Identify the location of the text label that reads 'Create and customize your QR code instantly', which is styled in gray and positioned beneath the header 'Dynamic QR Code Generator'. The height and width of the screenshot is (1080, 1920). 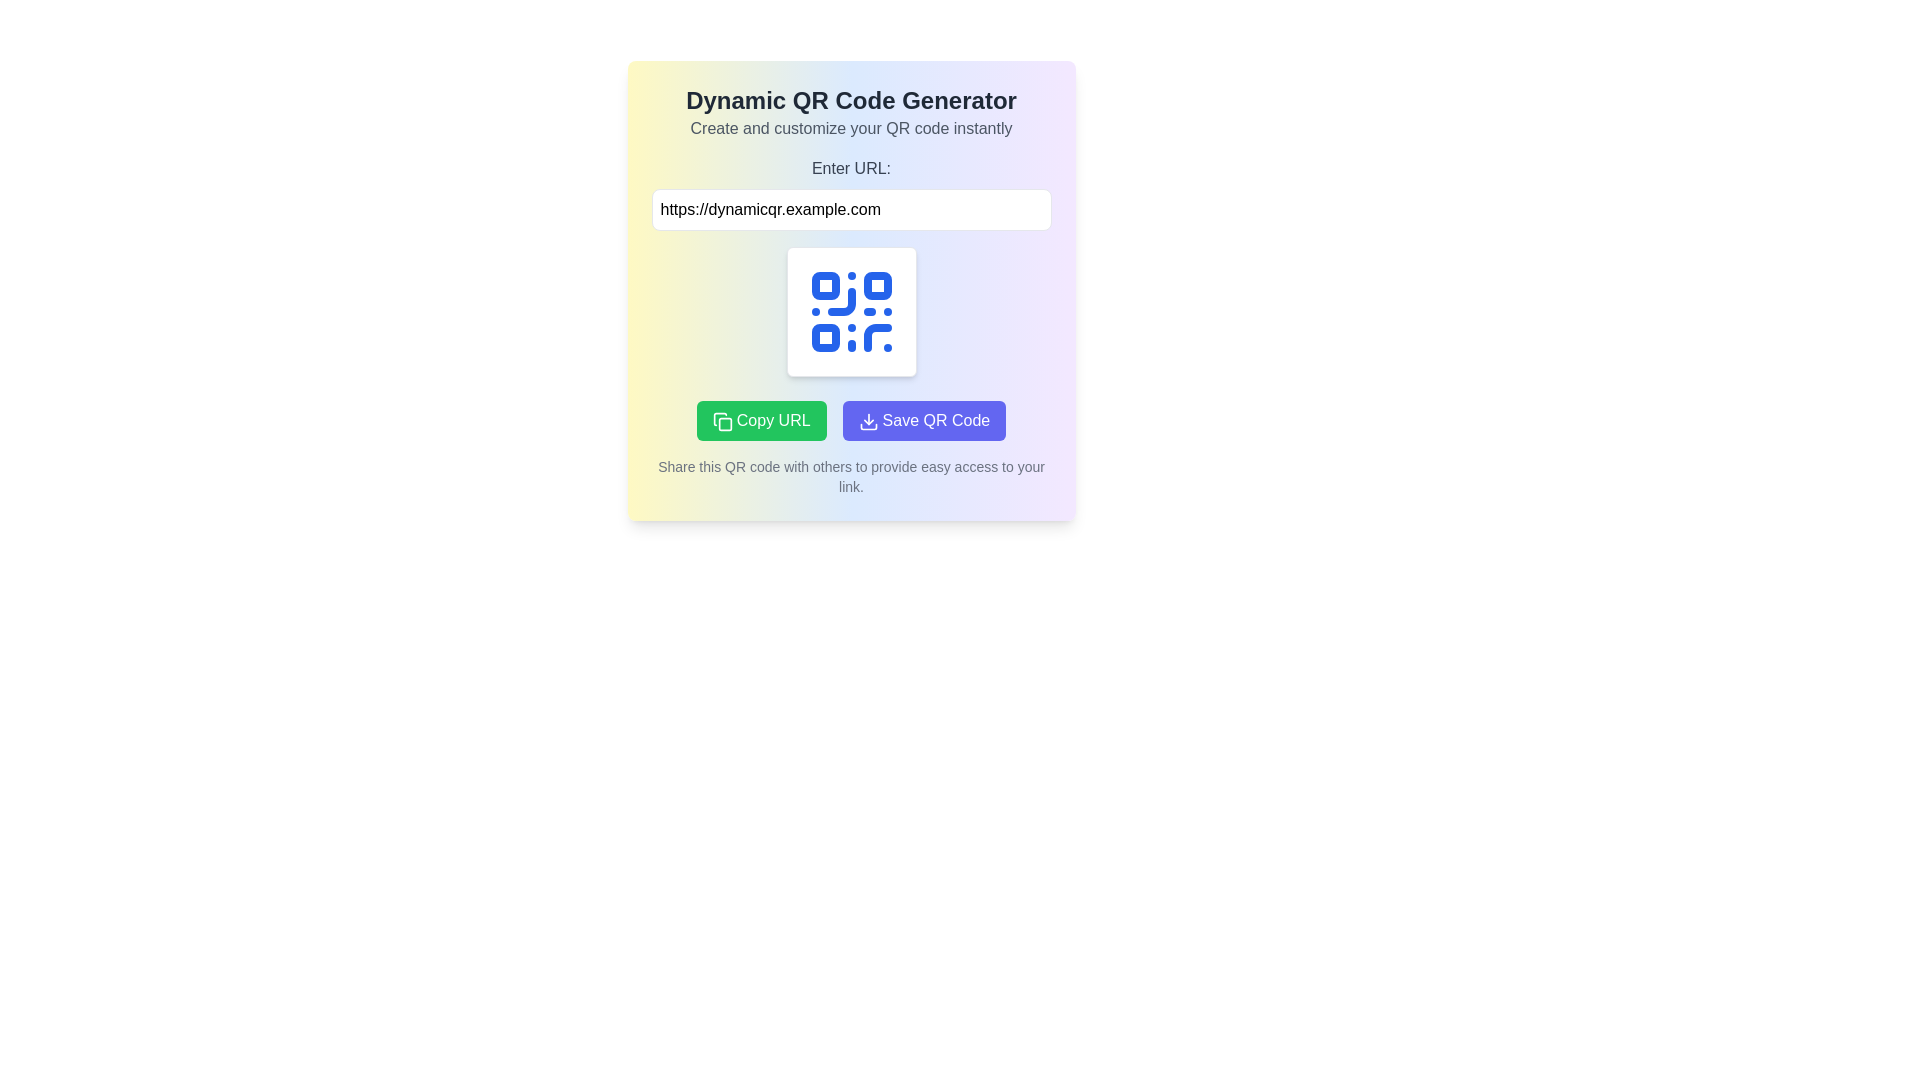
(851, 128).